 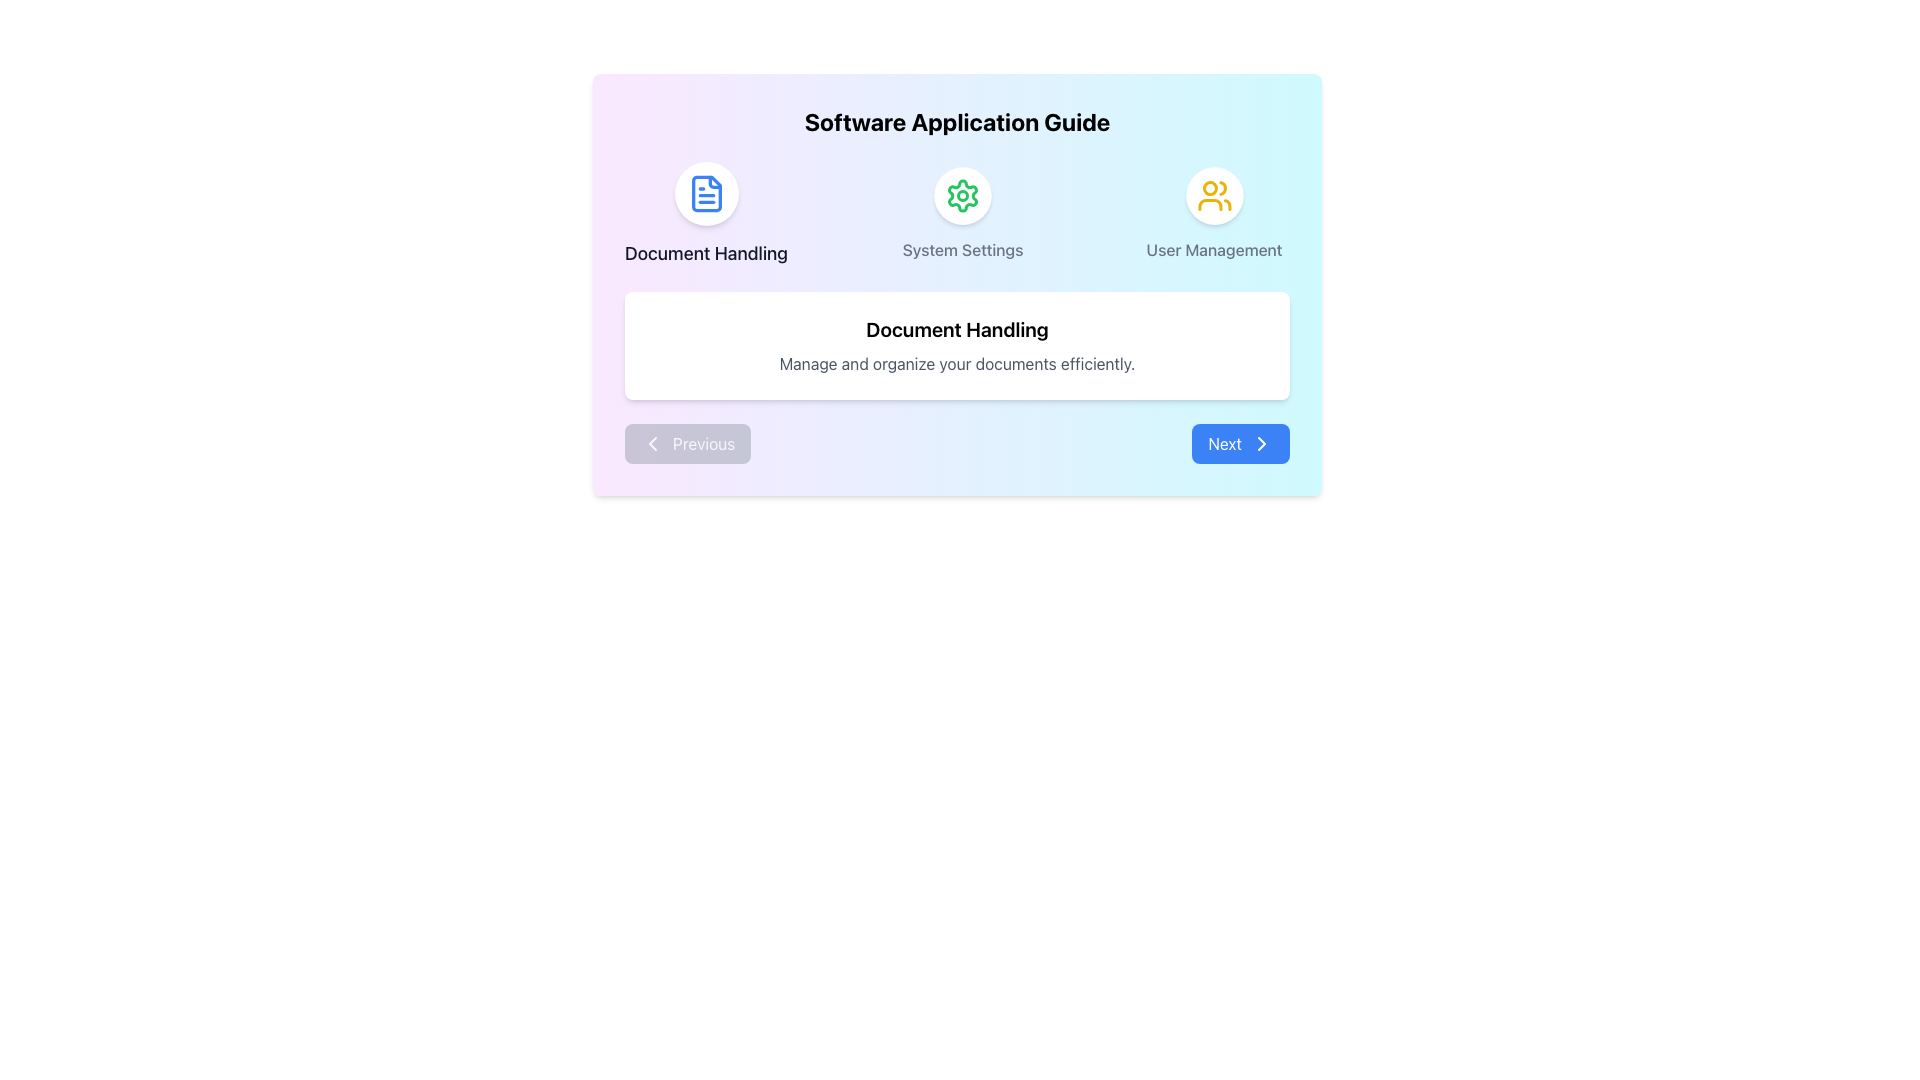 What do you see at coordinates (963, 215) in the screenshot?
I see `the 'System Settings' menu item, which features a green gear icon and is centrally positioned between 'Document Handling' and 'User Management'` at bounding box center [963, 215].